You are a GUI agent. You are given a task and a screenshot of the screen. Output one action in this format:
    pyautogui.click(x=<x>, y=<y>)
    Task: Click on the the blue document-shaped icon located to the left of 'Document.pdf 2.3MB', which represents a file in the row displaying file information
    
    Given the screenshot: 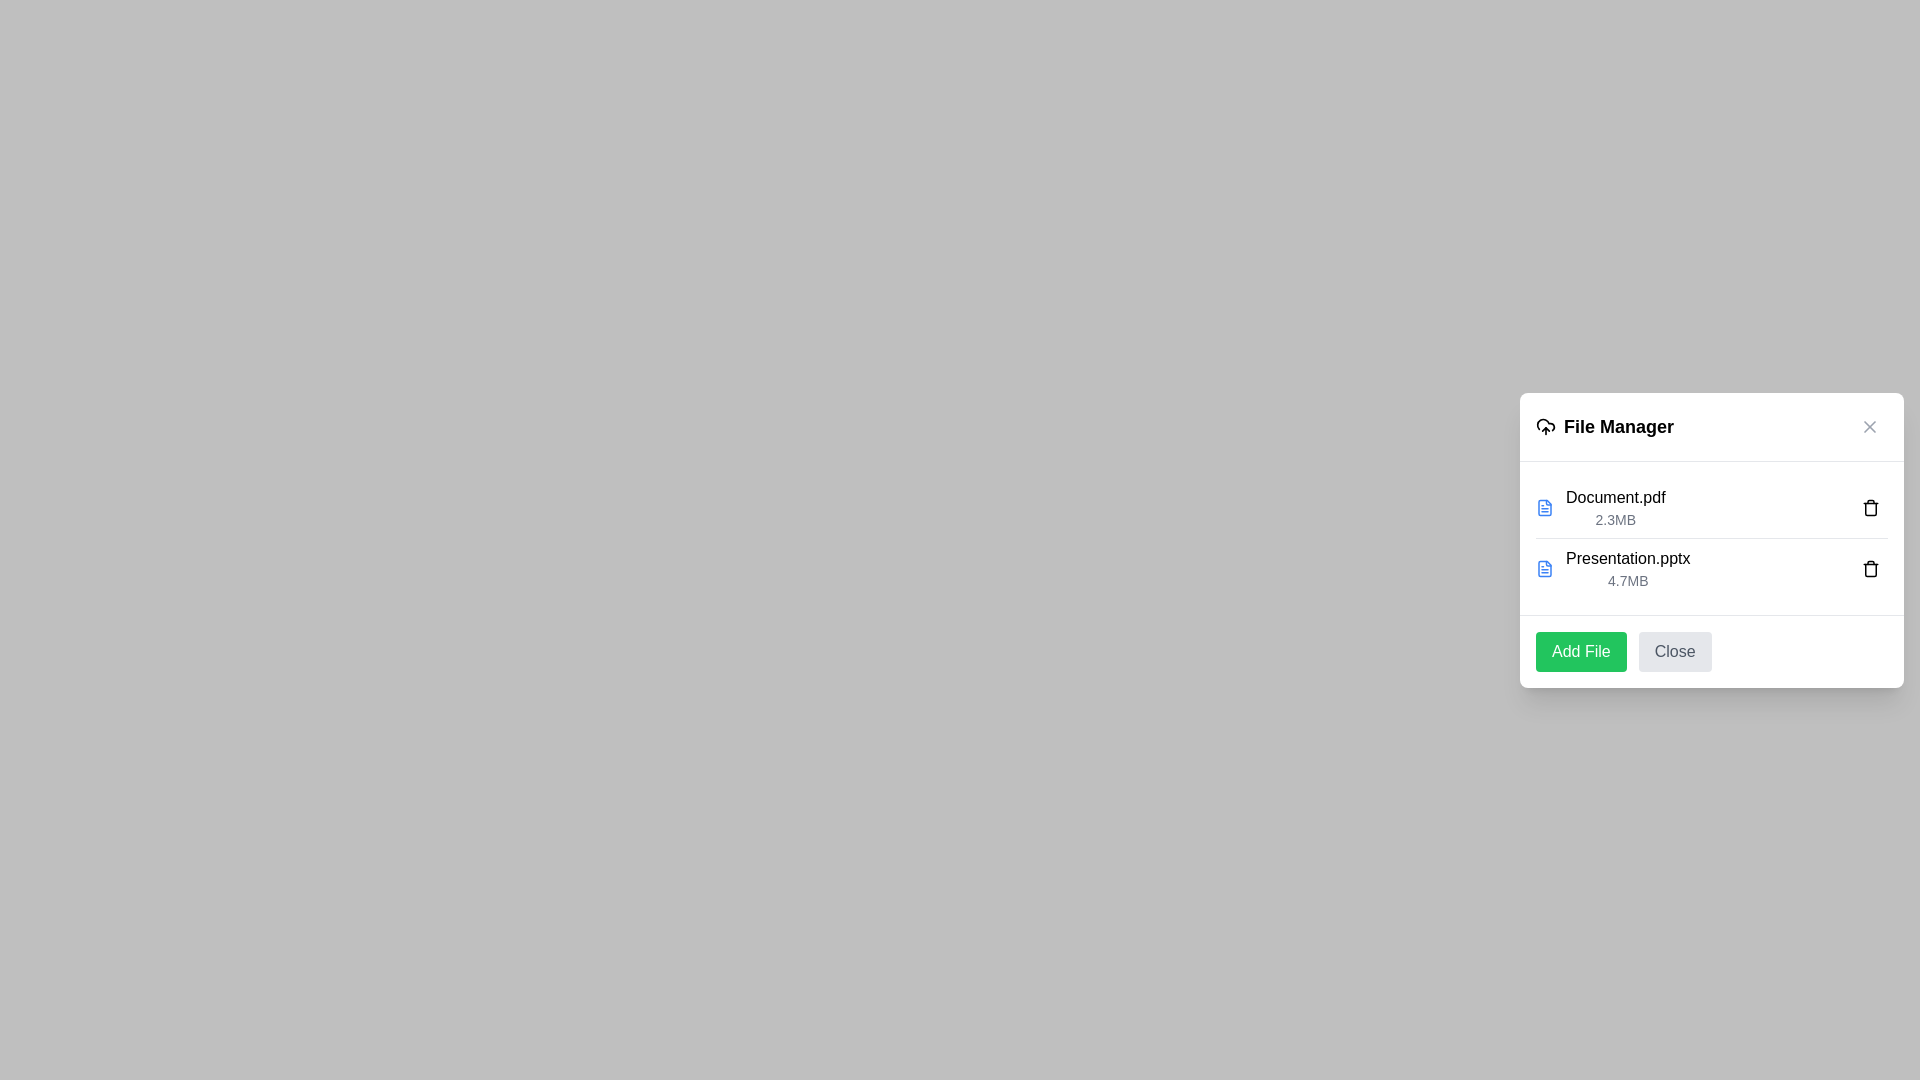 What is the action you would take?
    pyautogui.click(x=1544, y=506)
    